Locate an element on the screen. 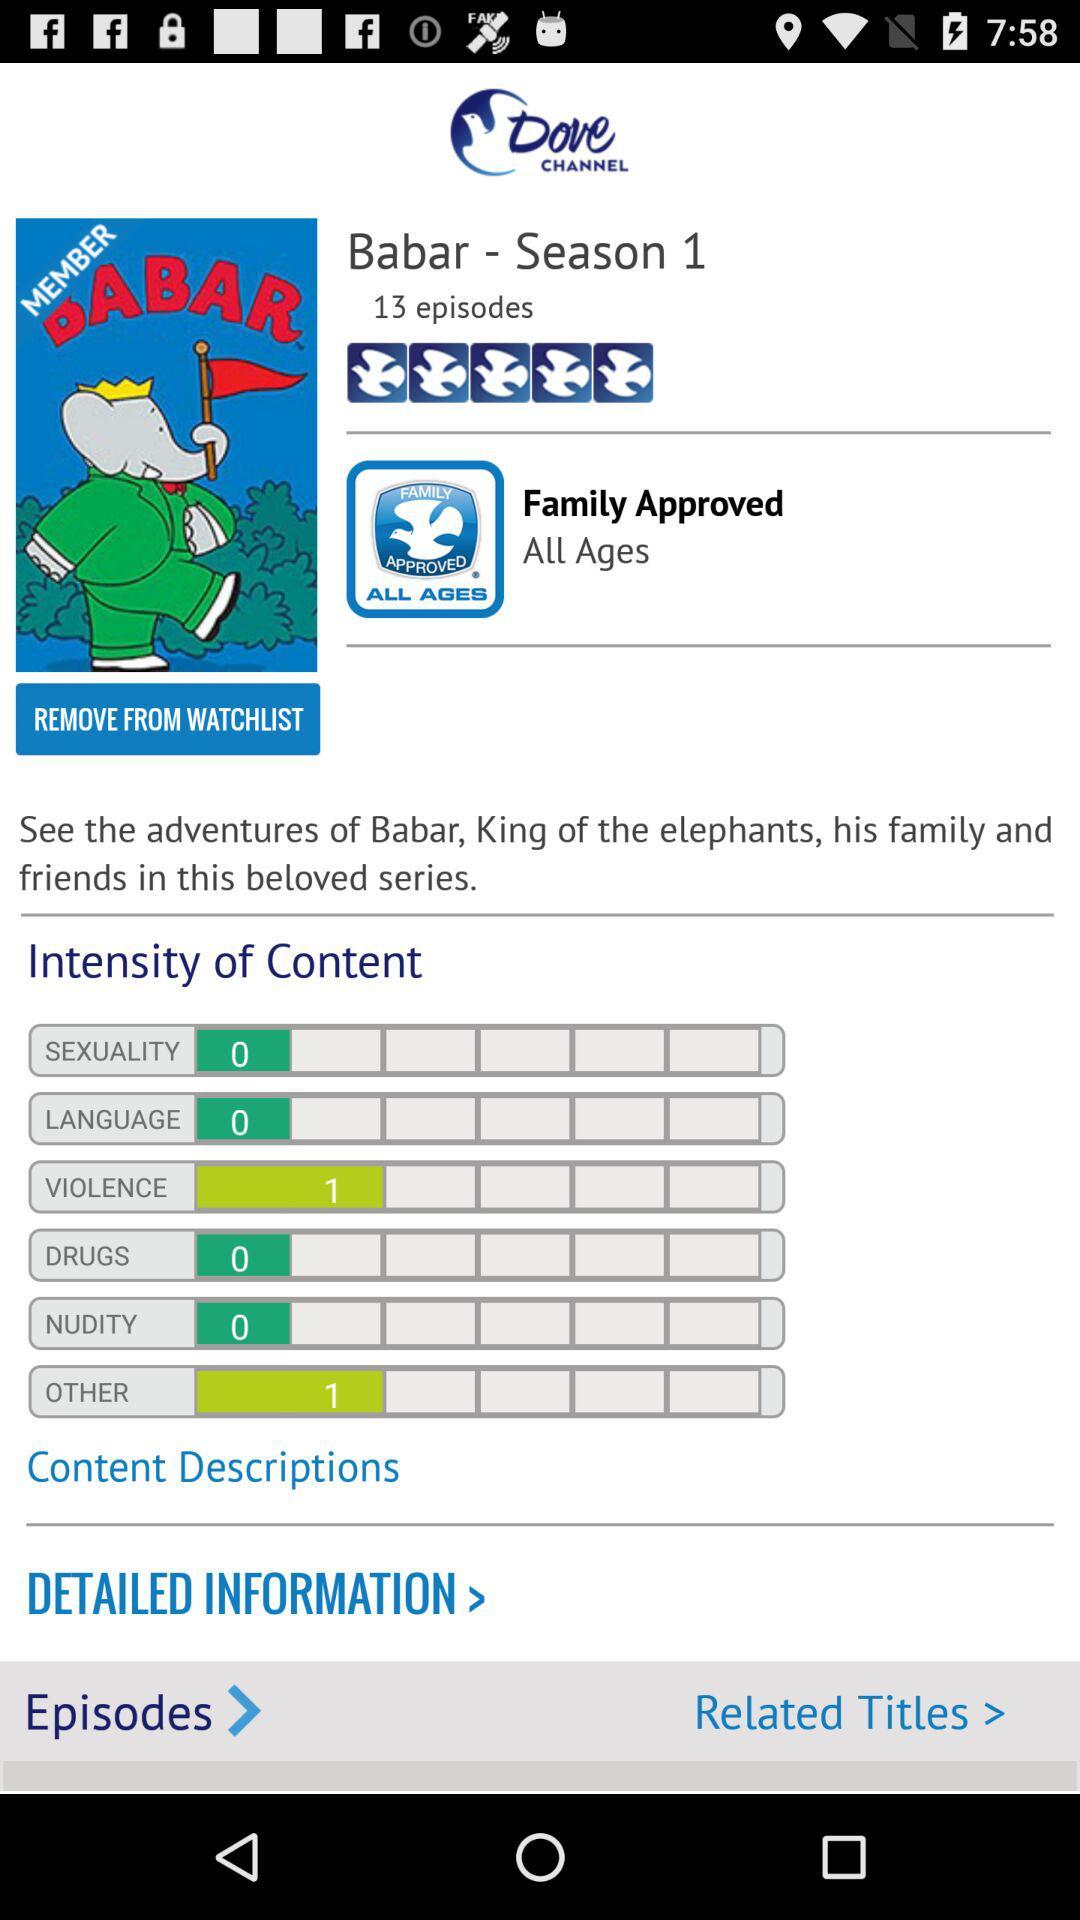 The height and width of the screenshot is (1920, 1080). remove from watchlist item is located at coordinates (167, 719).